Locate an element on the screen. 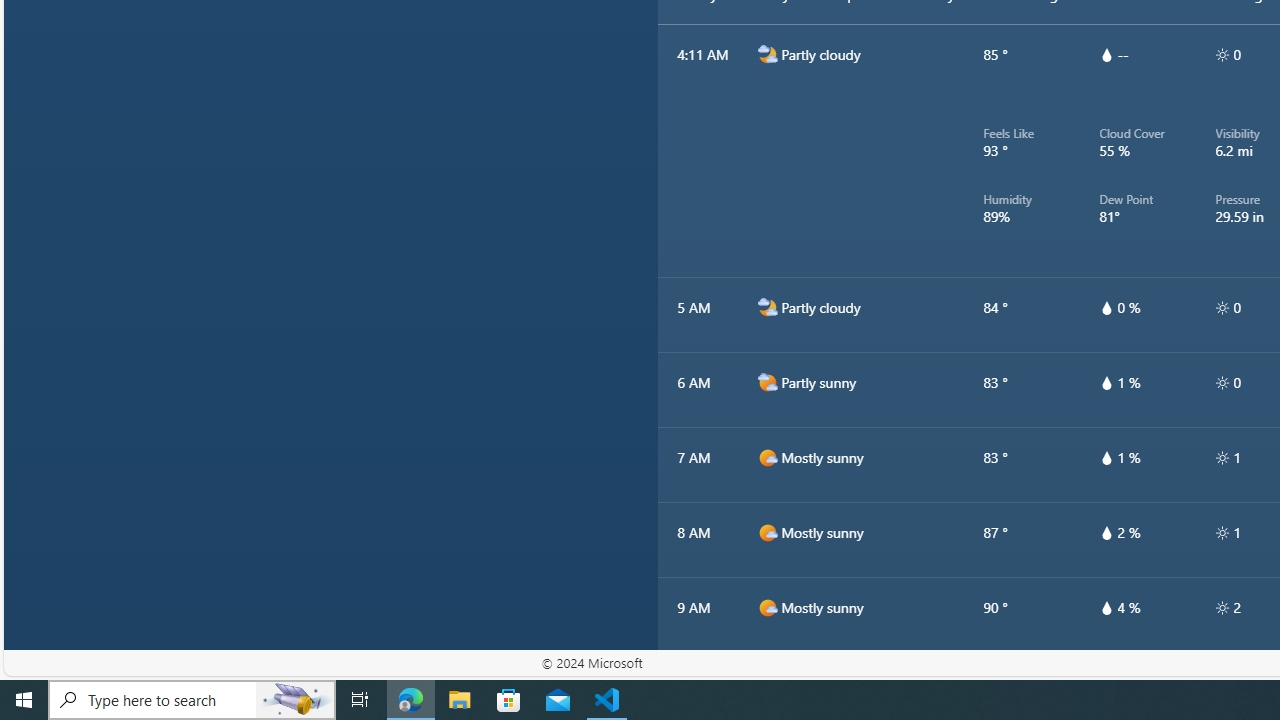  'Microsoft Edge - 1 running window' is located at coordinates (410, 698).